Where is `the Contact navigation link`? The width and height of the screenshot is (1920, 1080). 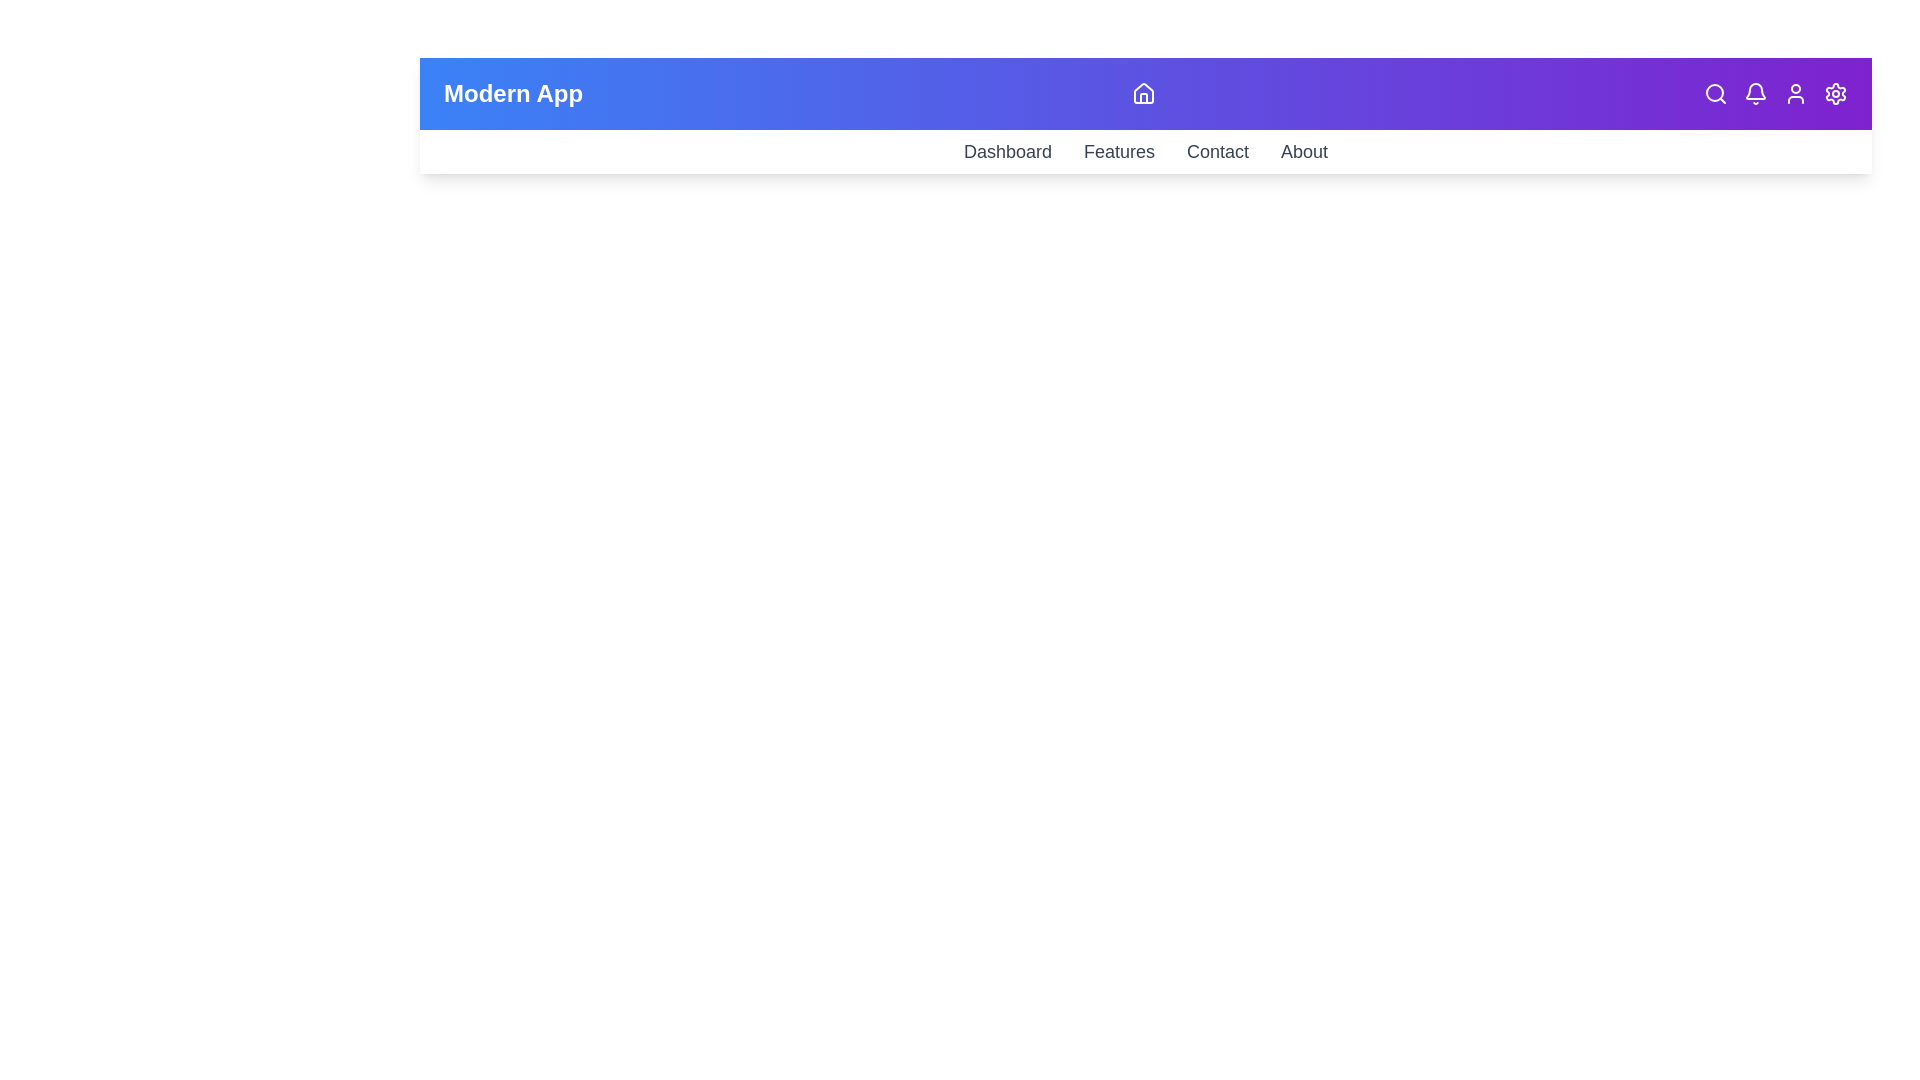 the Contact navigation link is located at coordinates (1217, 150).